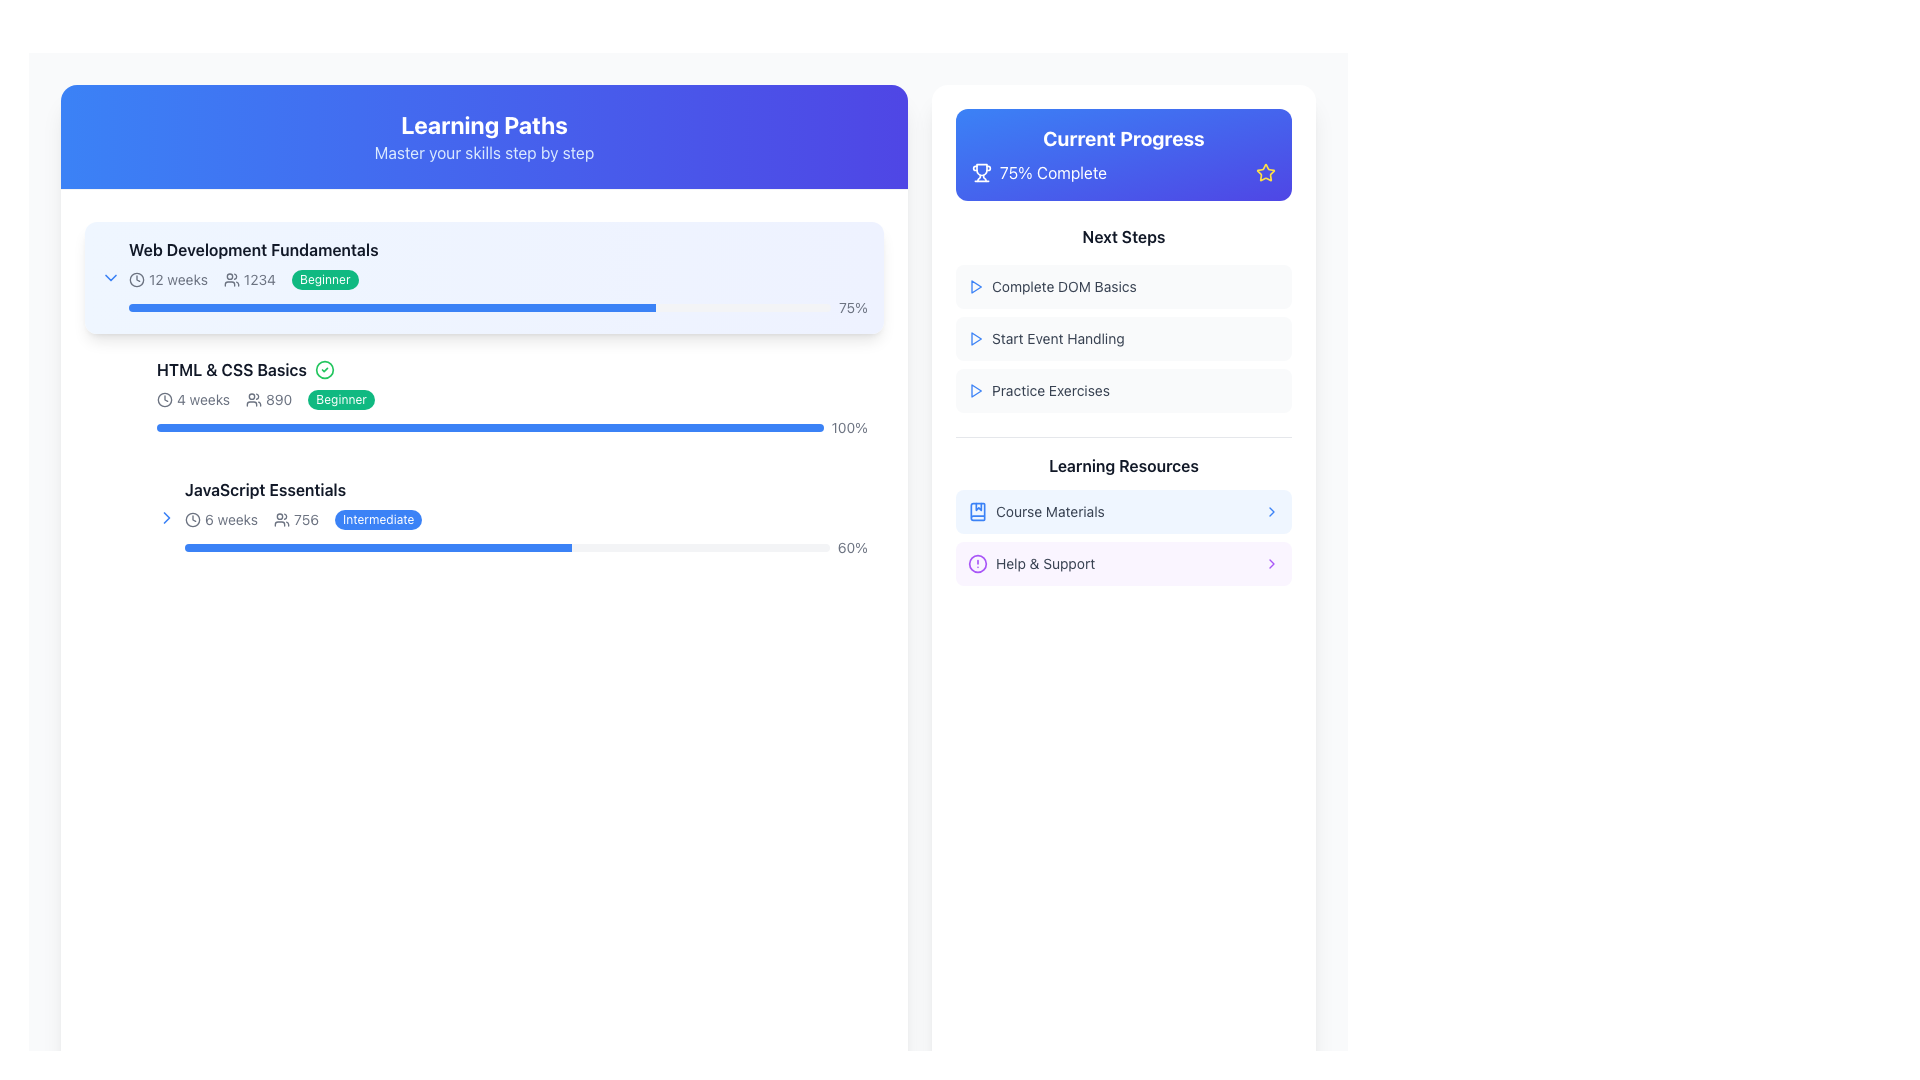  What do you see at coordinates (253, 400) in the screenshot?
I see `the SVG icon depicting a group of users, which is located in the second card titled 'HTML & CSS Basics' under the 'Learning Paths' section, immediately to the left of the text '890'` at bounding box center [253, 400].